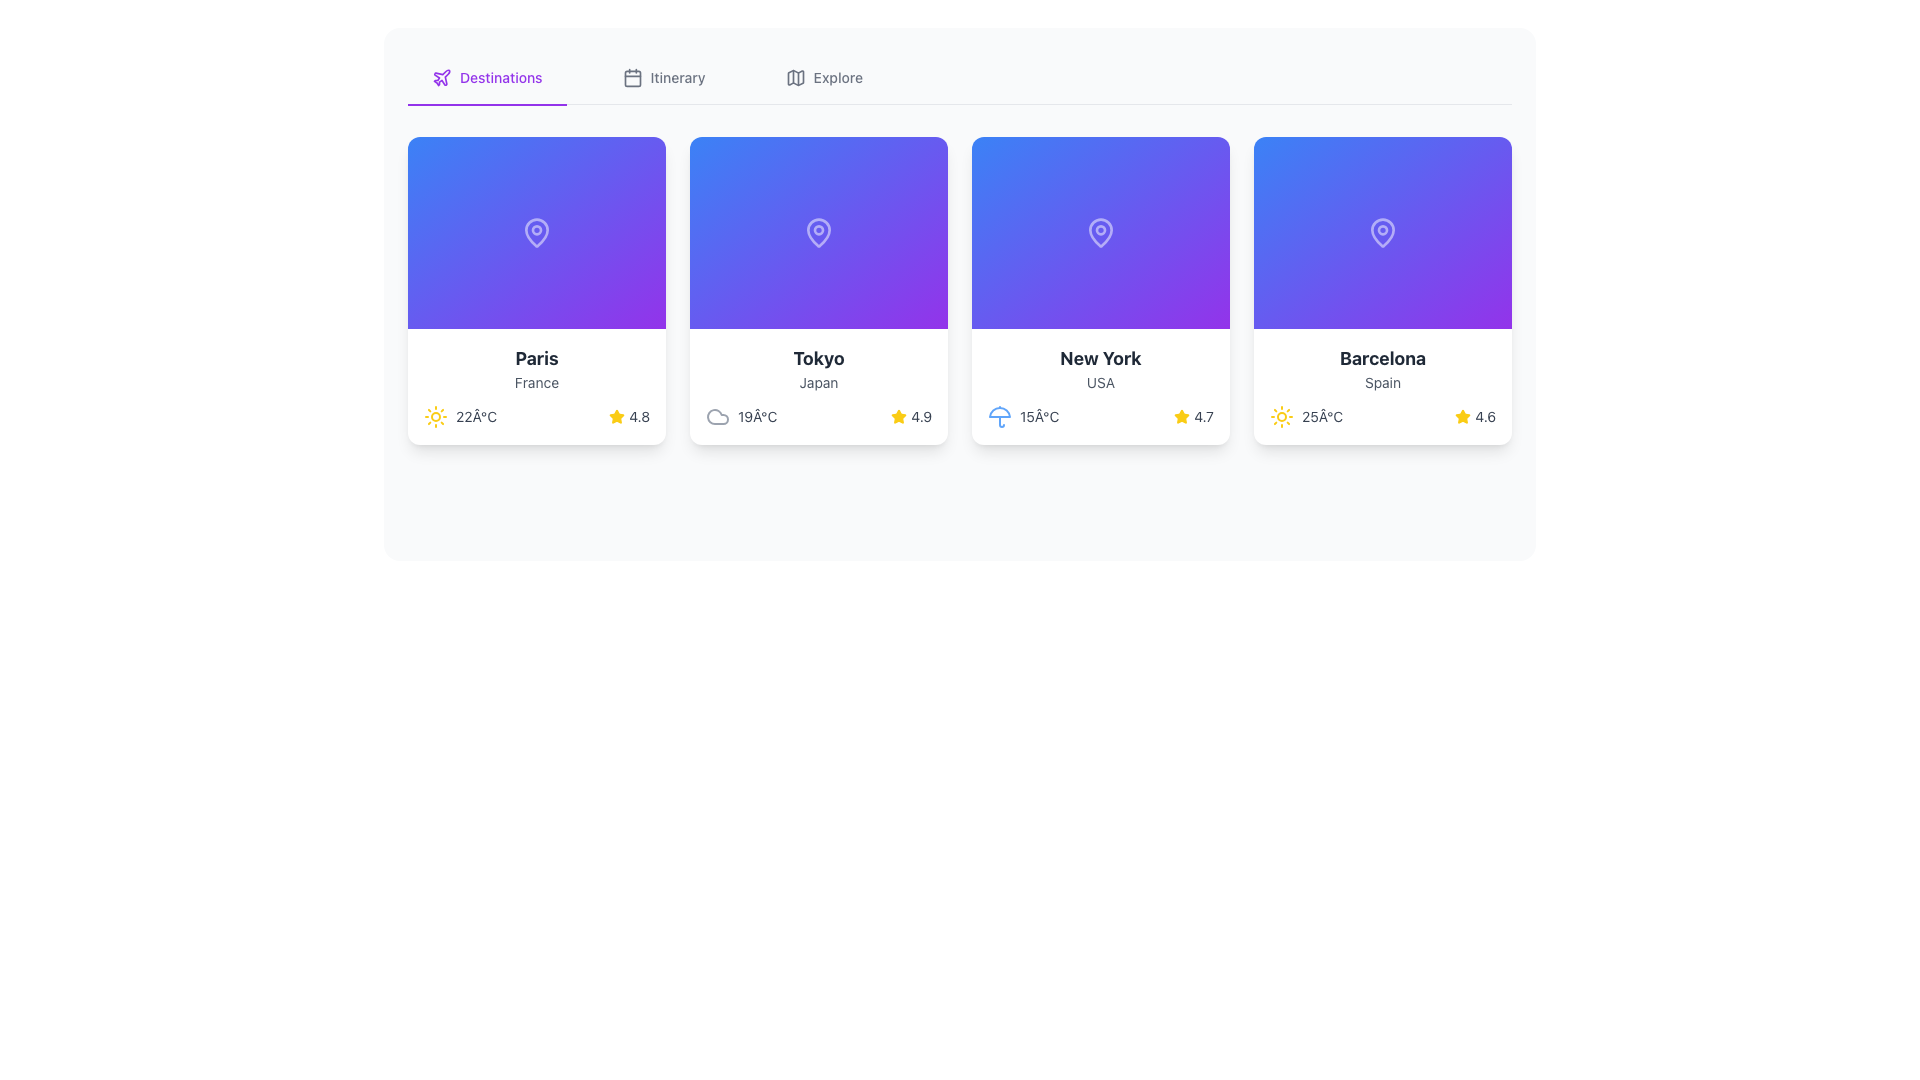 The width and height of the screenshot is (1920, 1080). What do you see at coordinates (1381, 386) in the screenshot?
I see `the informational card displaying details about the city 'Barcelona', located within the fourth card from the left in the horizontally aligned list of cards` at bounding box center [1381, 386].